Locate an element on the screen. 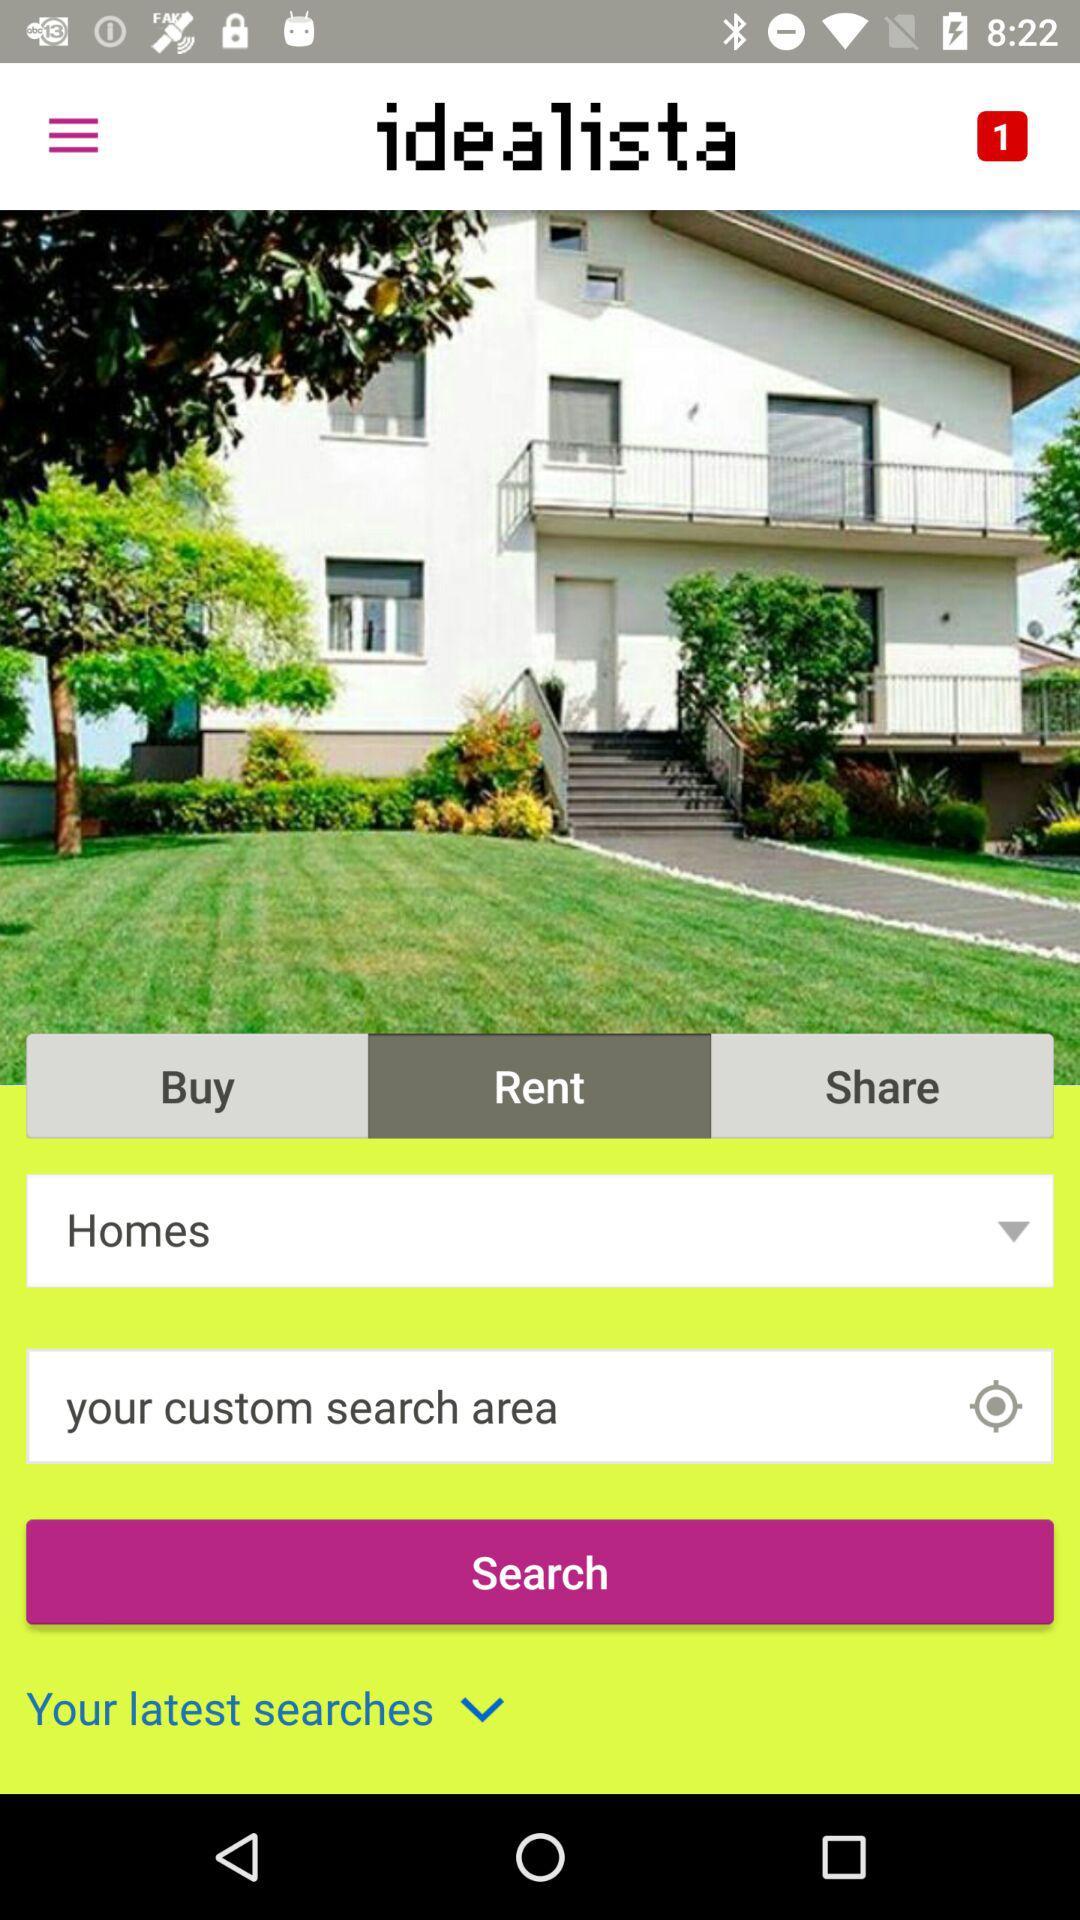  area input box is located at coordinates (995, 1405).